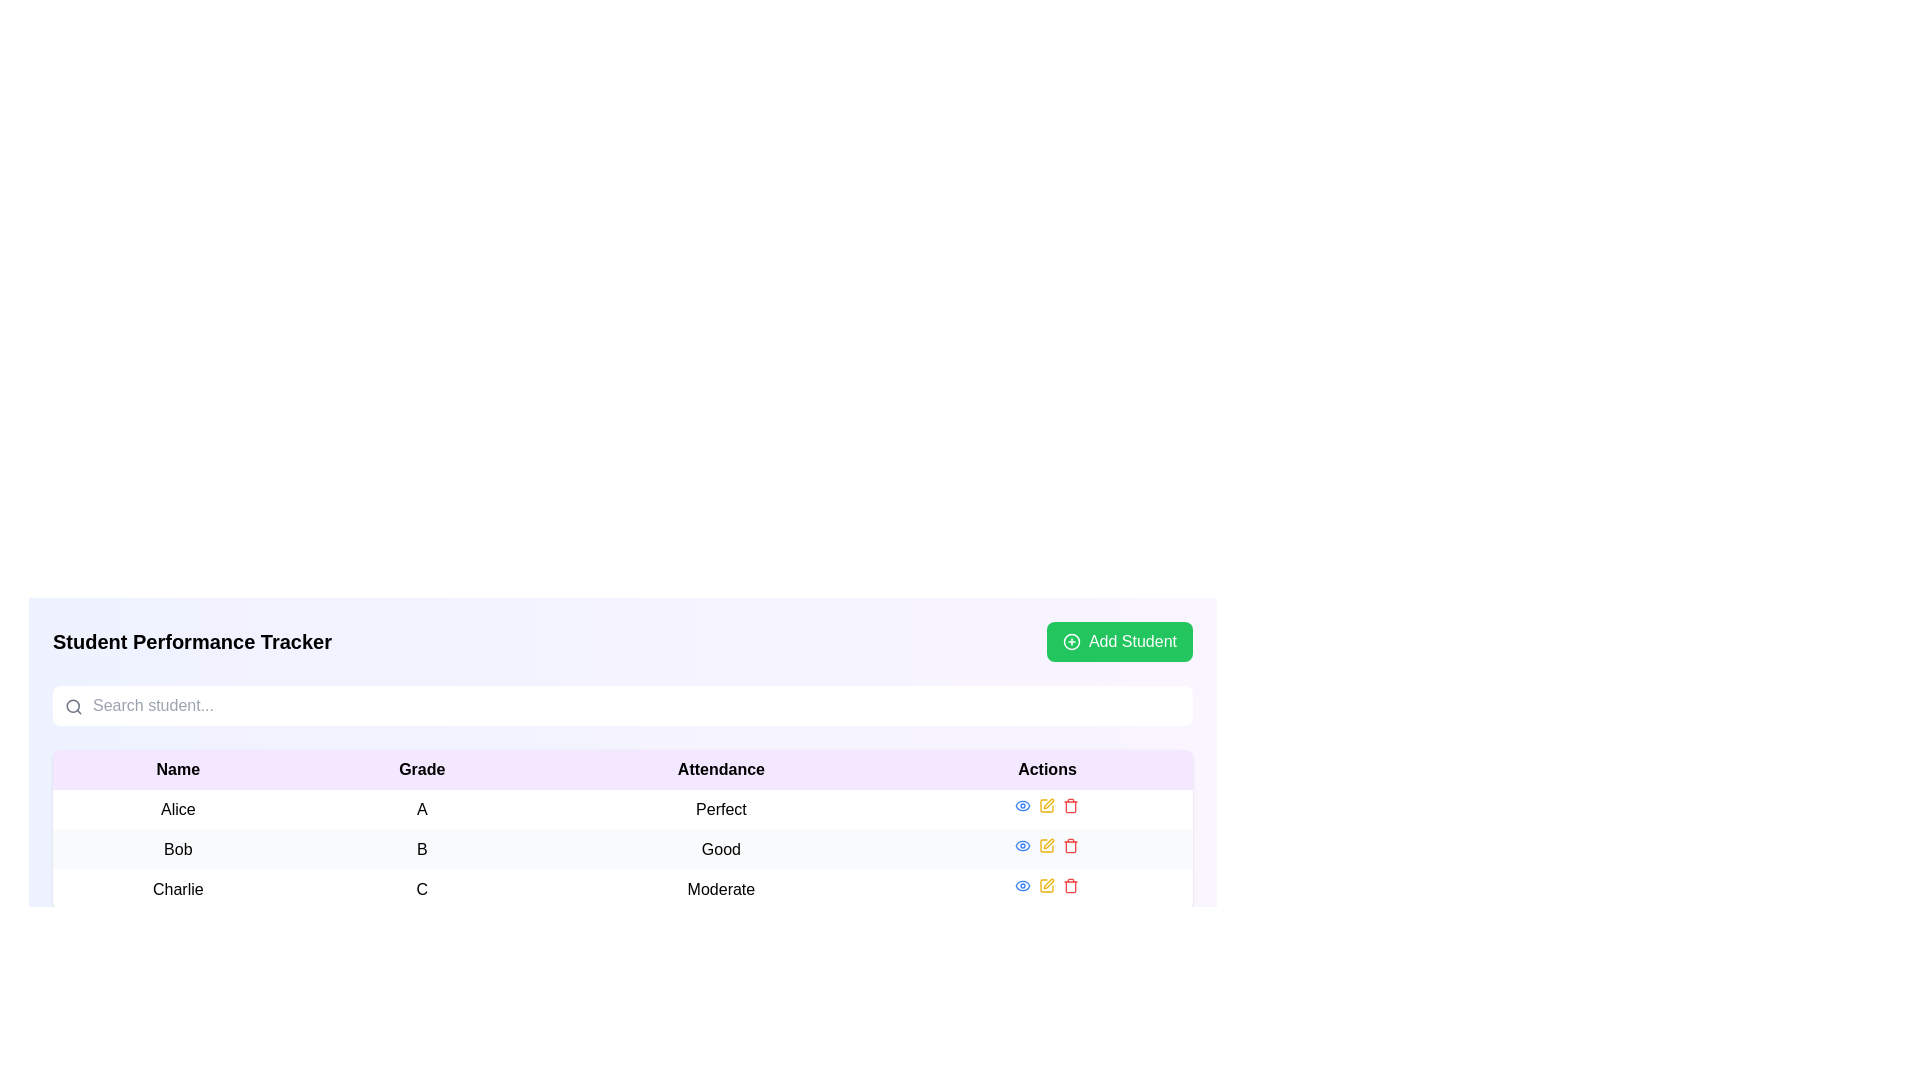 Image resolution: width=1920 pixels, height=1080 pixels. What do you see at coordinates (1118, 641) in the screenshot?
I see `the 'Add Student' button located at the far-right side of the header section labeled 'Student Performance Tracker'` at bounding box center [1118, 641].